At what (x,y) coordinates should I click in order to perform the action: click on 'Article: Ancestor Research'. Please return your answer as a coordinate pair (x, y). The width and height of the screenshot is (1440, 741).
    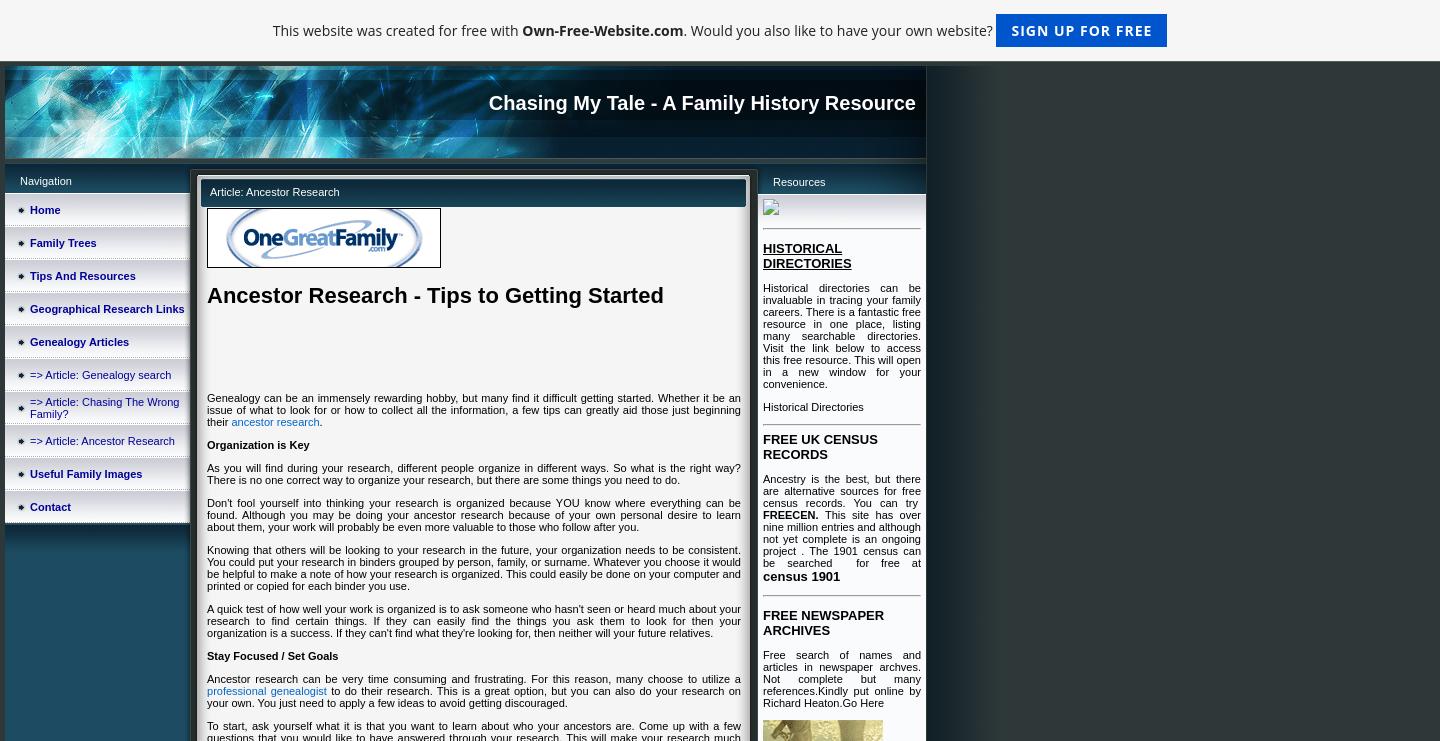
    Looking at the image, I should click on (273, 190).